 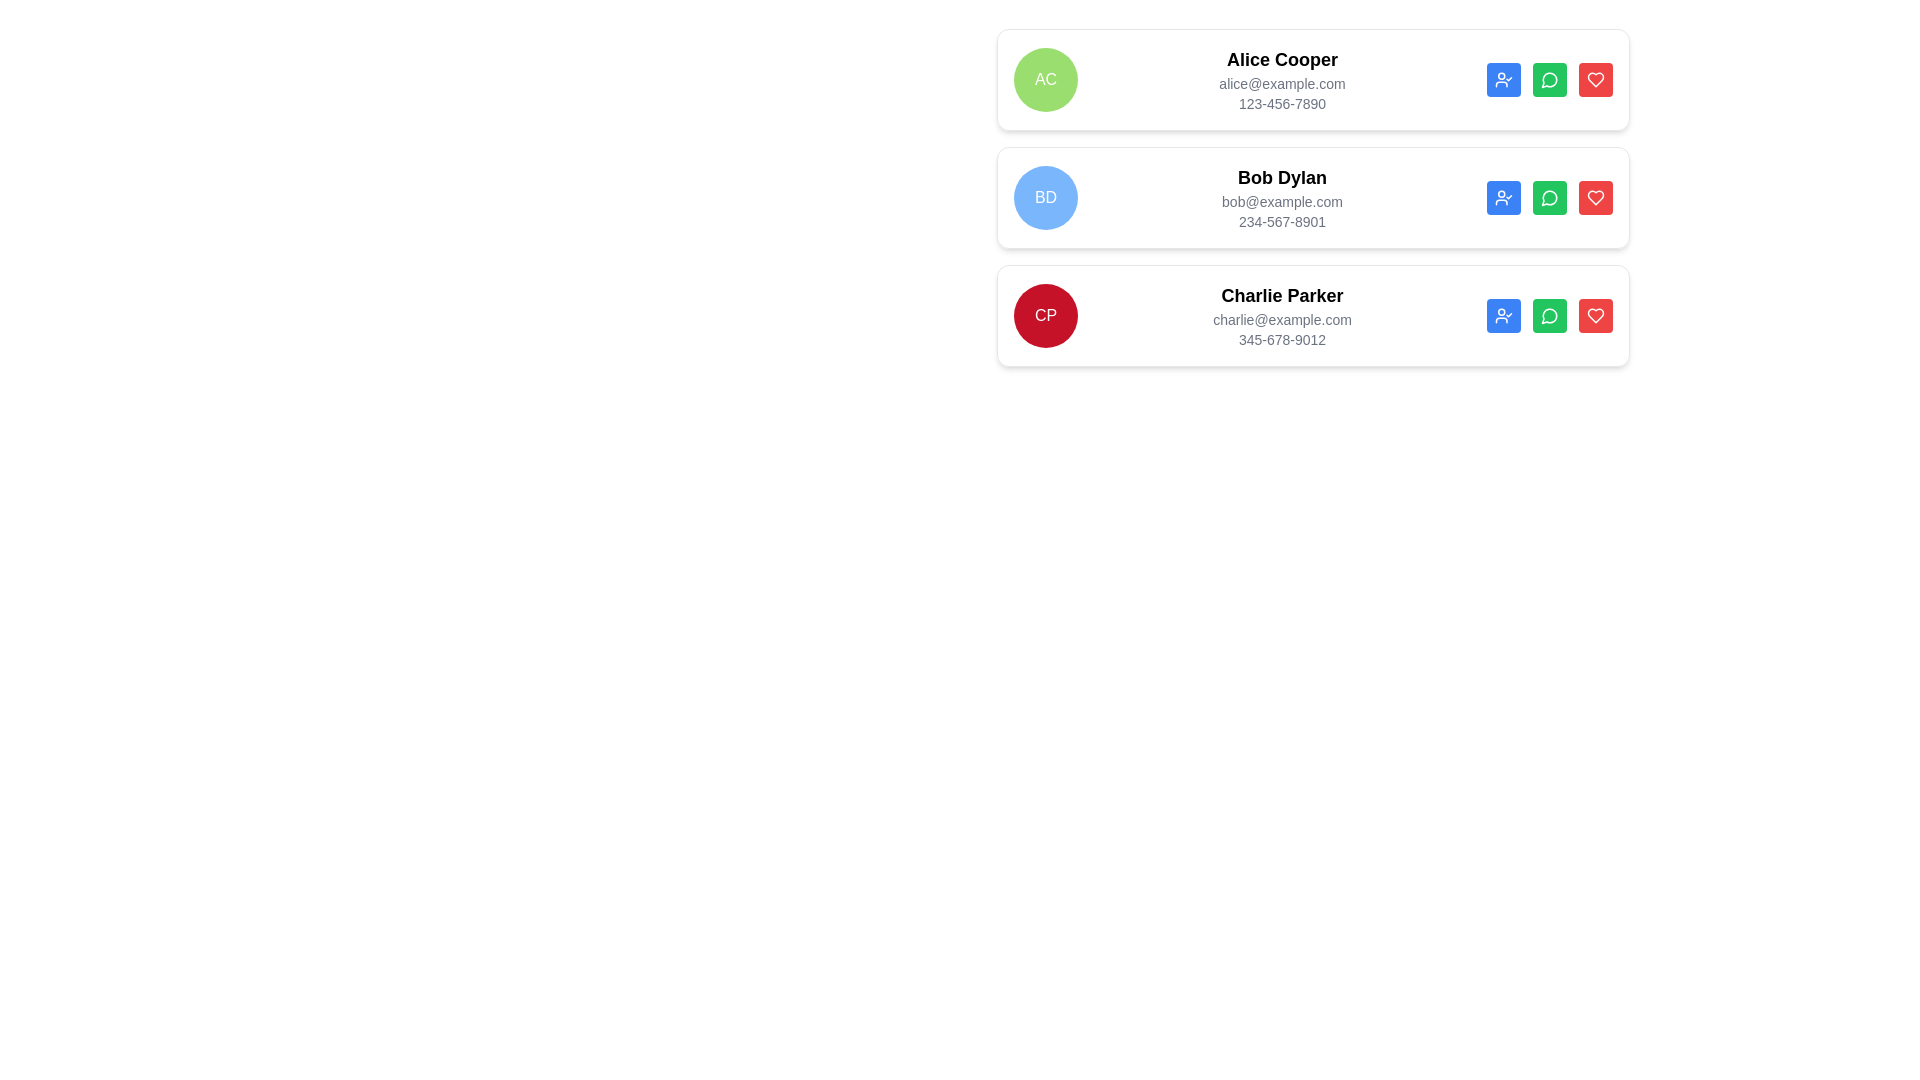 What do you see at coordinates (1548, 79) in the screenshot?
I see `the messaging button representing the communication feature for Charlie Parker located in the third column of action buttons, second row` at bounding box center [1548, 79].